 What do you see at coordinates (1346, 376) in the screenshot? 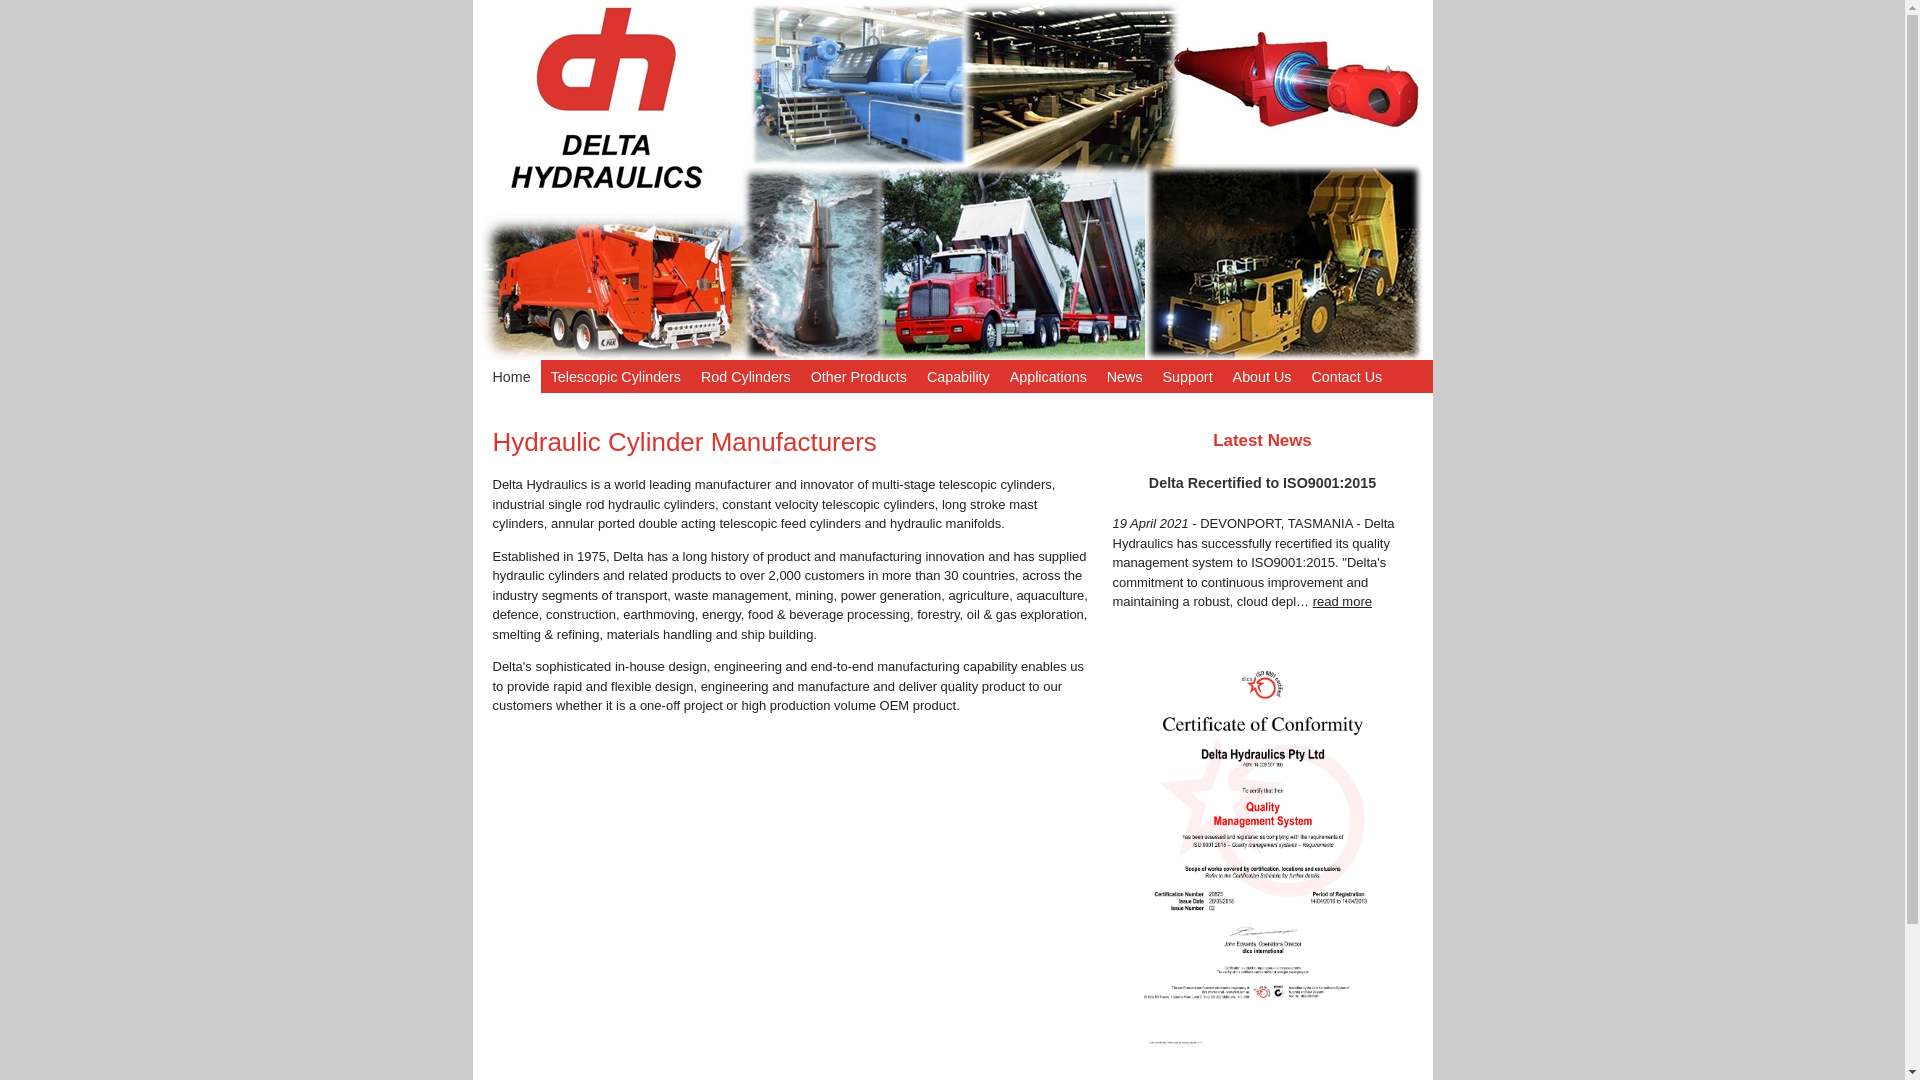
I see `'Contact Us'` at bounding box center [1346, 376].